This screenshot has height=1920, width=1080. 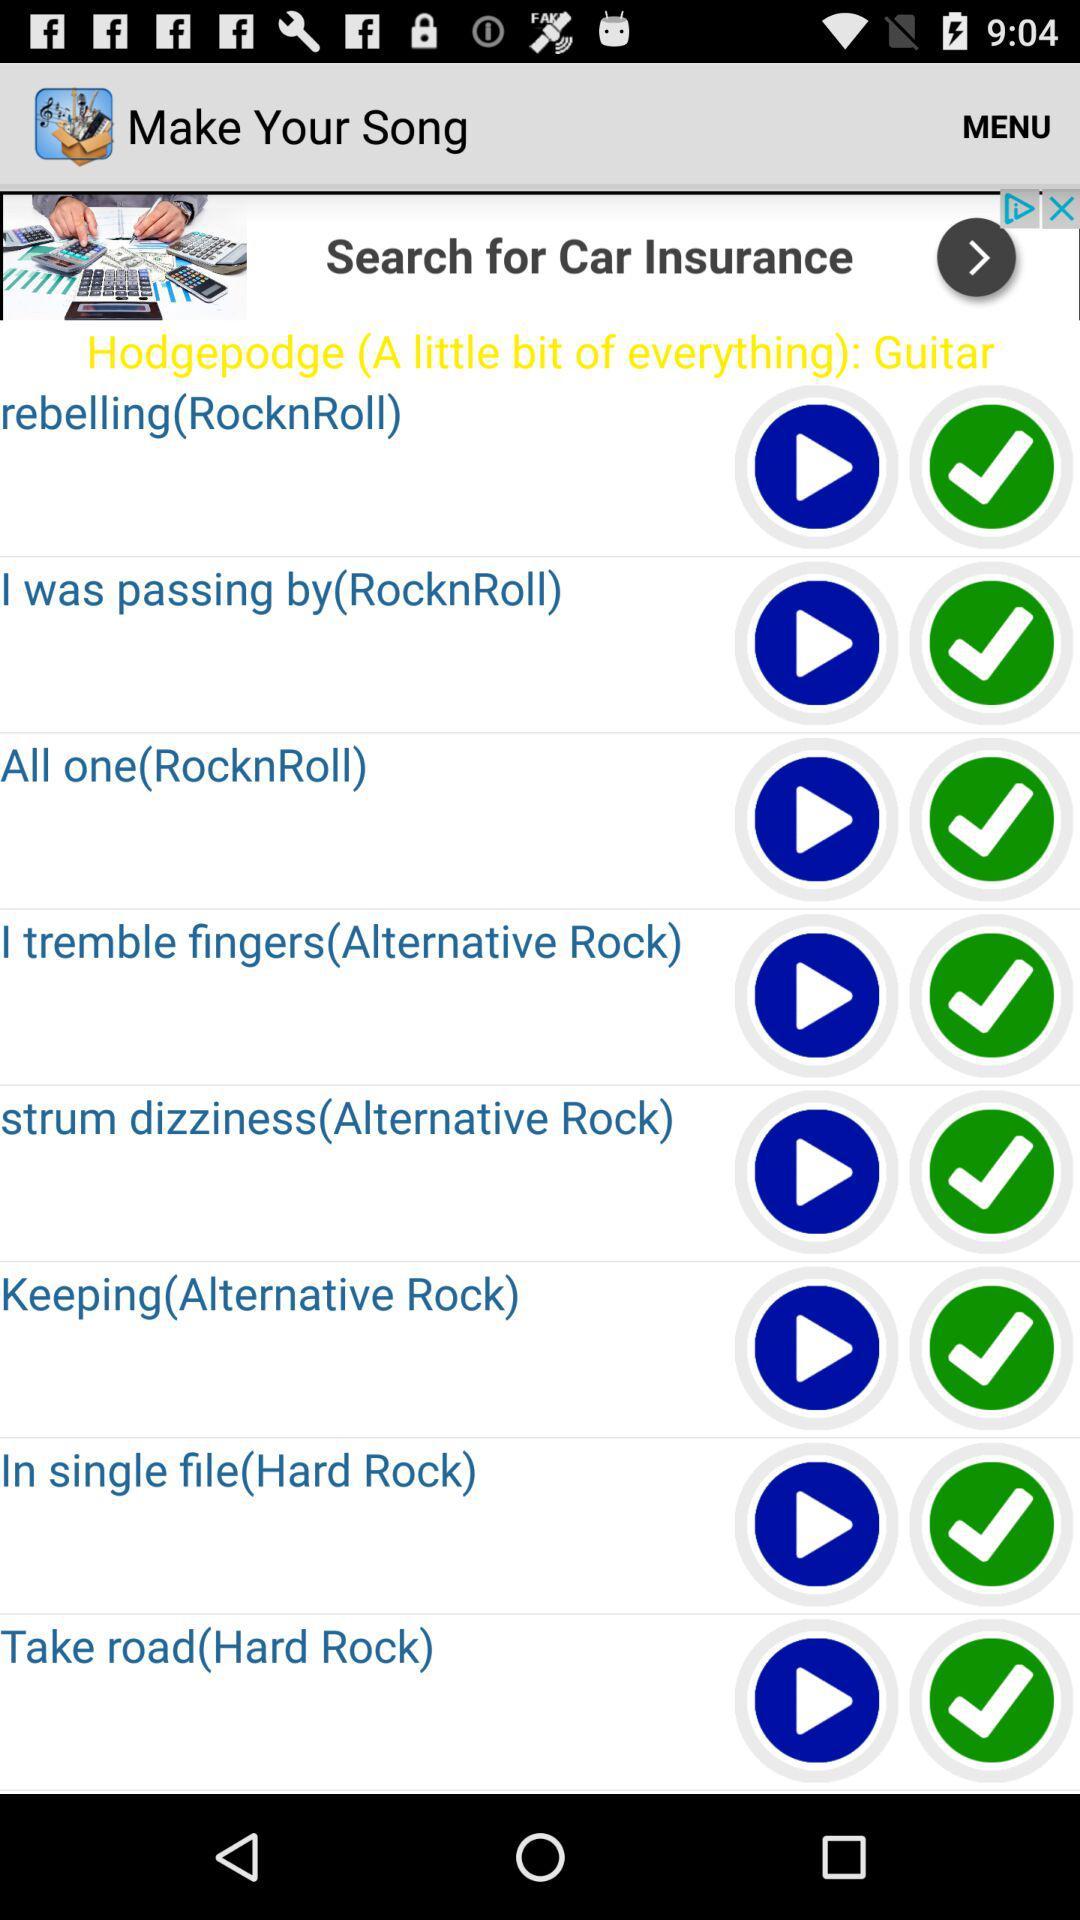 What do you see at coordinates (992, 1701) in the screenshot?
I see `check box` at bounding box center [992, 1701].